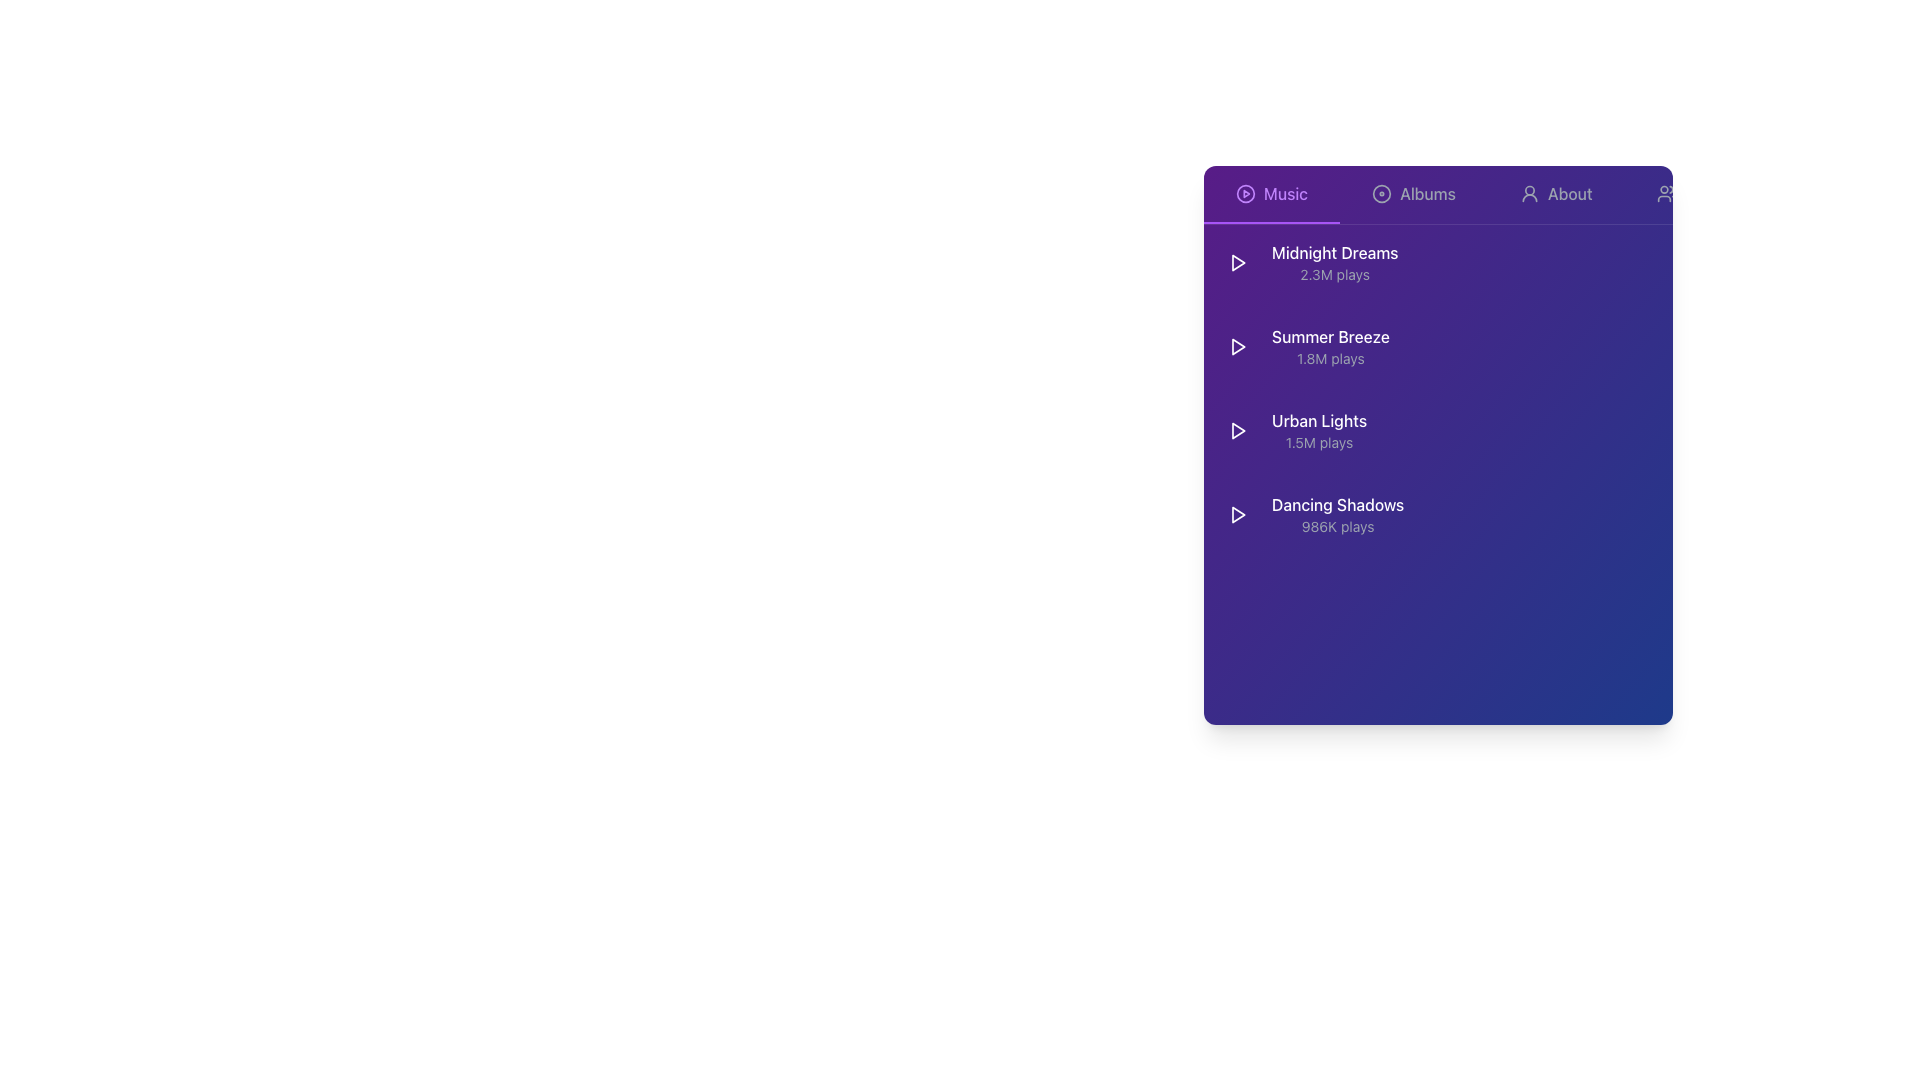  I want to click on the first list item displaying the track 'Midnight Dreams' with a play button, so click(1309, 261).